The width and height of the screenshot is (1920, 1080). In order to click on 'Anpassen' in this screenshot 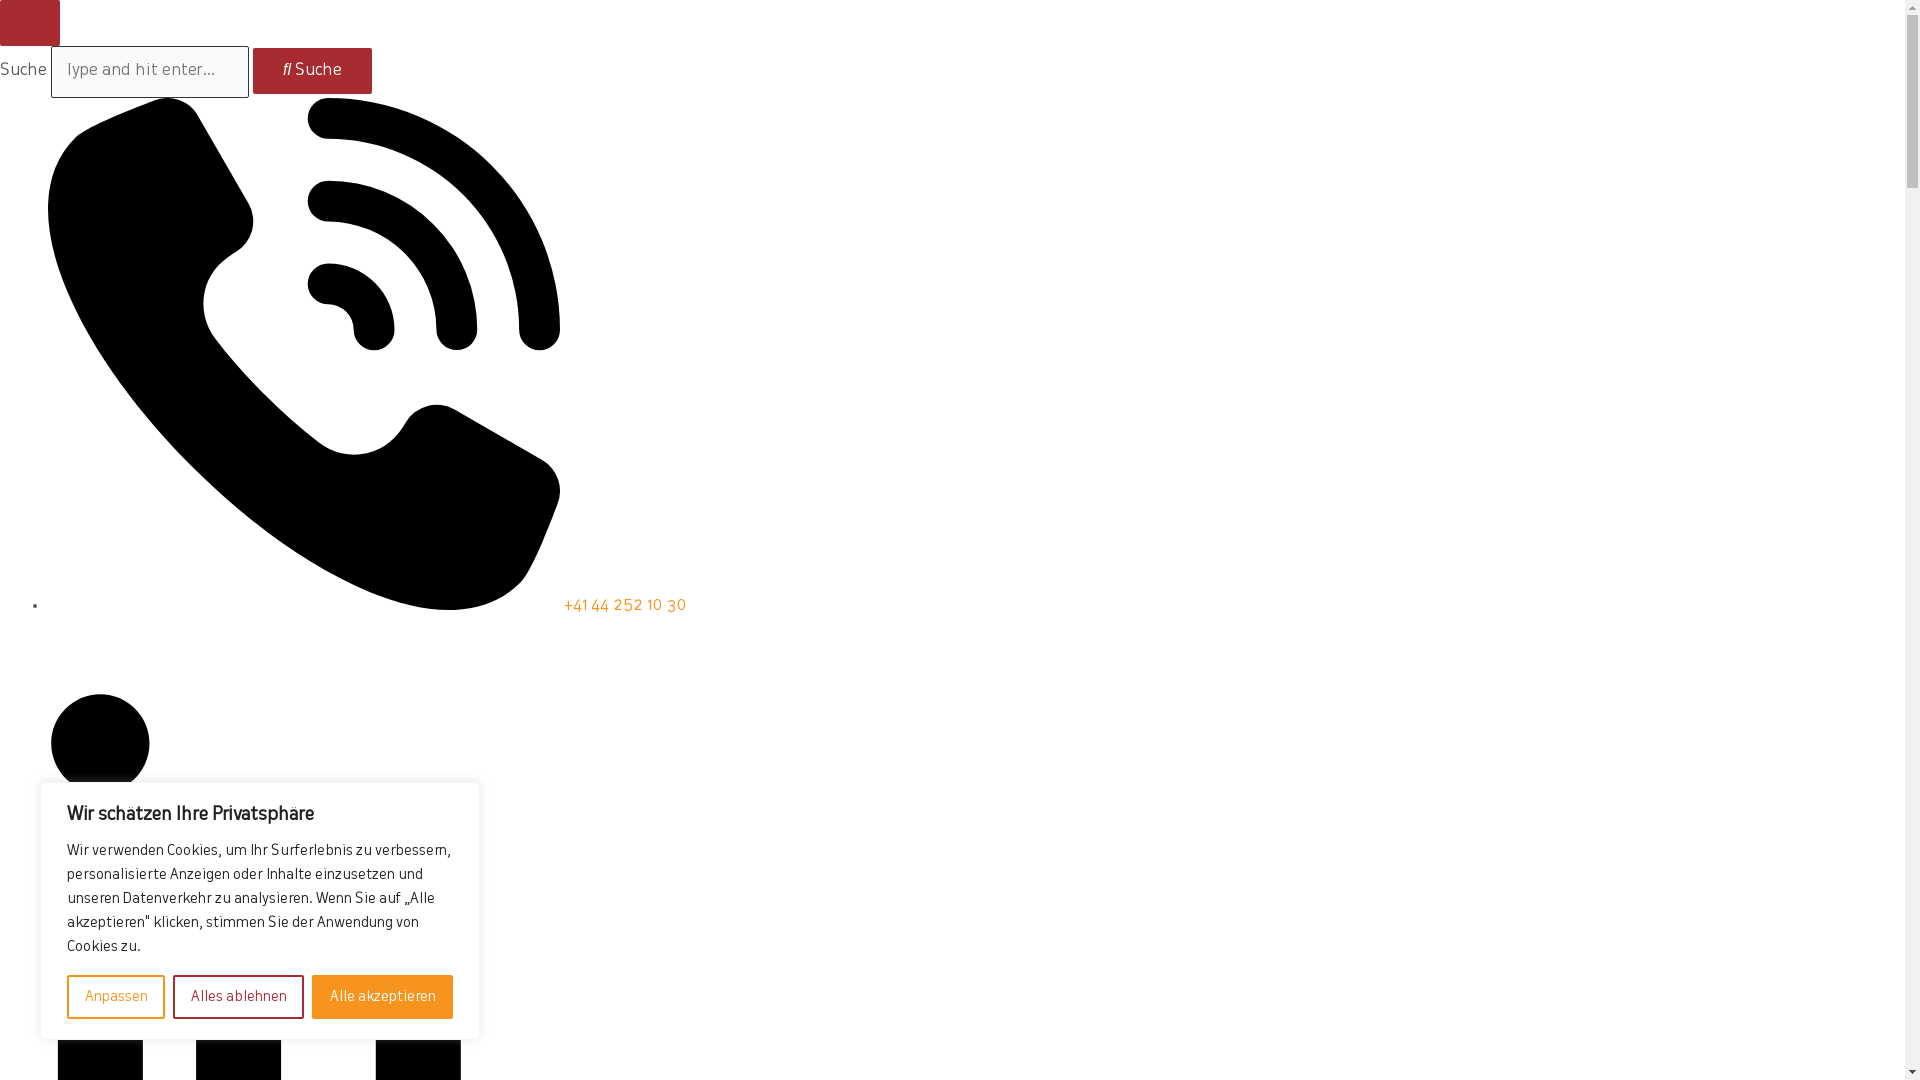, I will do `click(114, 996)`.